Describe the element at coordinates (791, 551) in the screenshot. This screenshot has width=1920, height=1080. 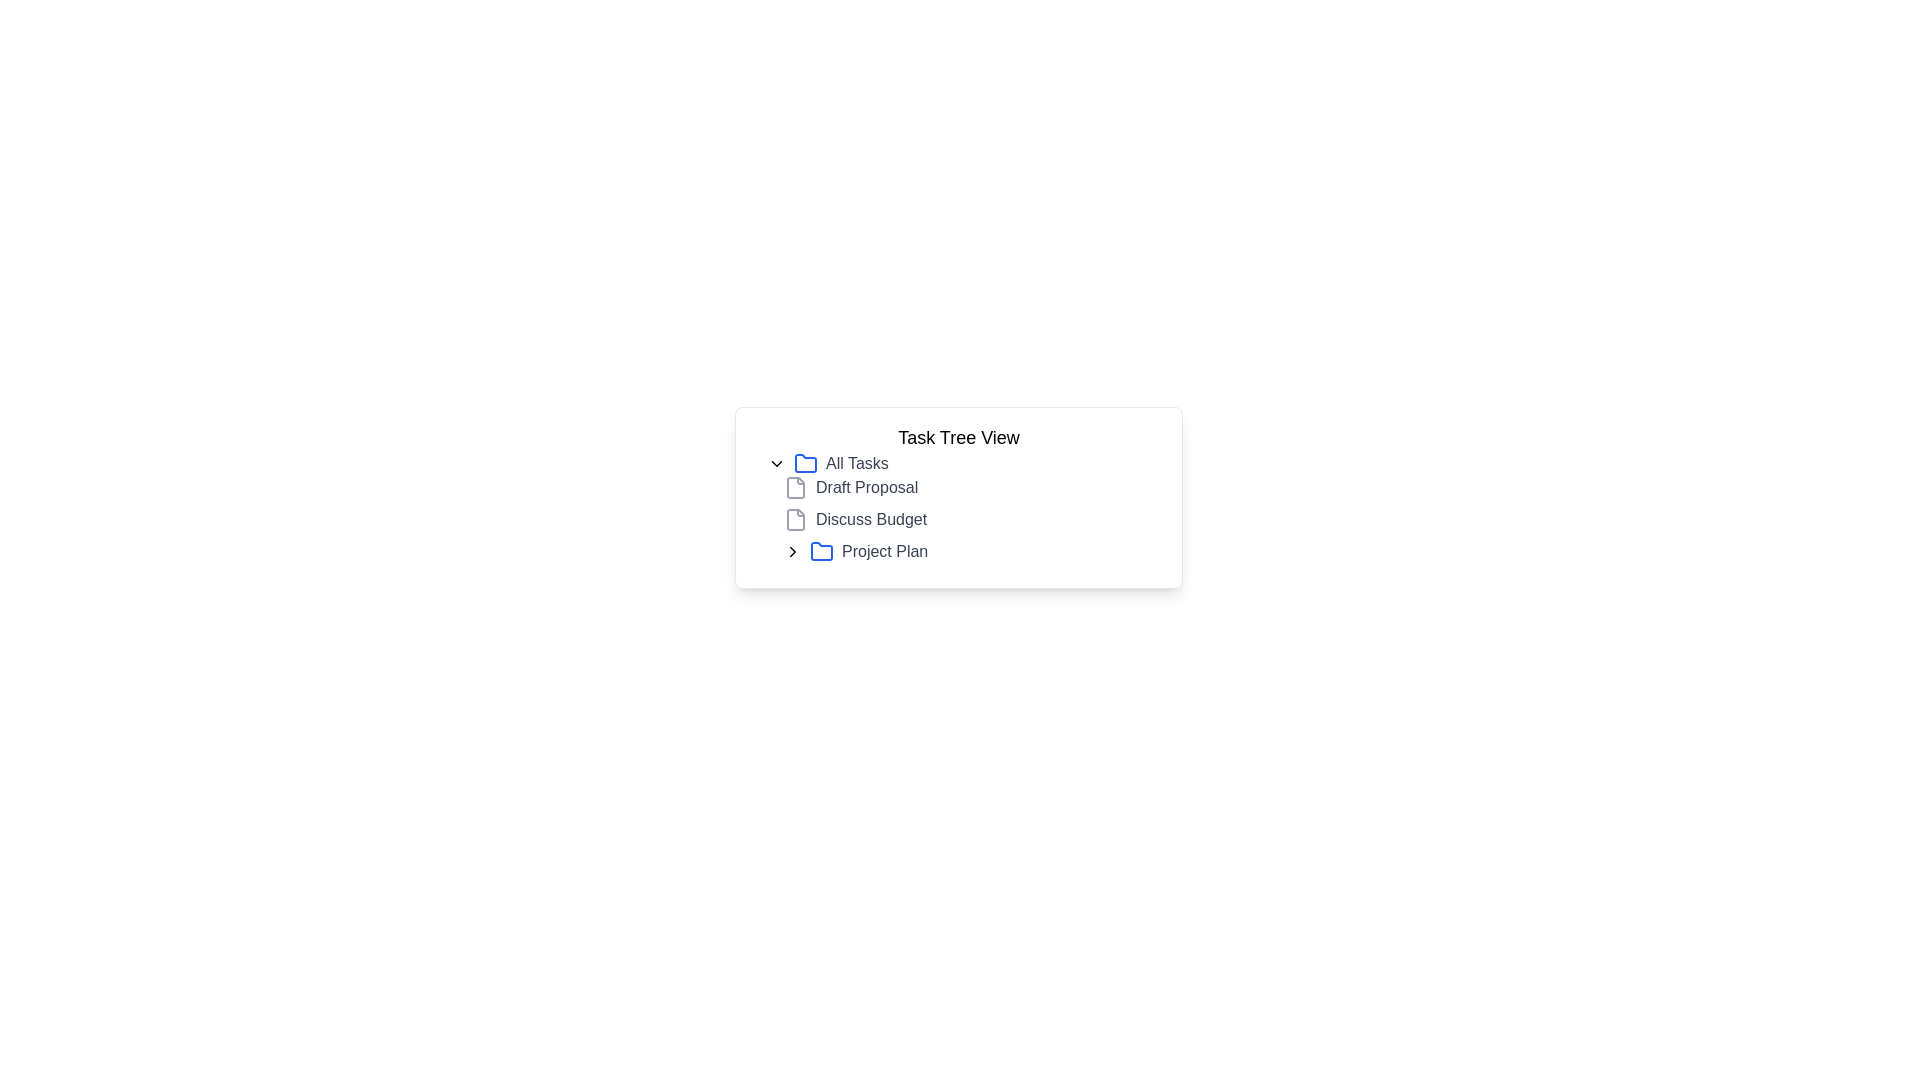
I see `the small triangular chevron icon pointing to the right, located to the far left of the row containing the 'Project Plan' text` at that location.